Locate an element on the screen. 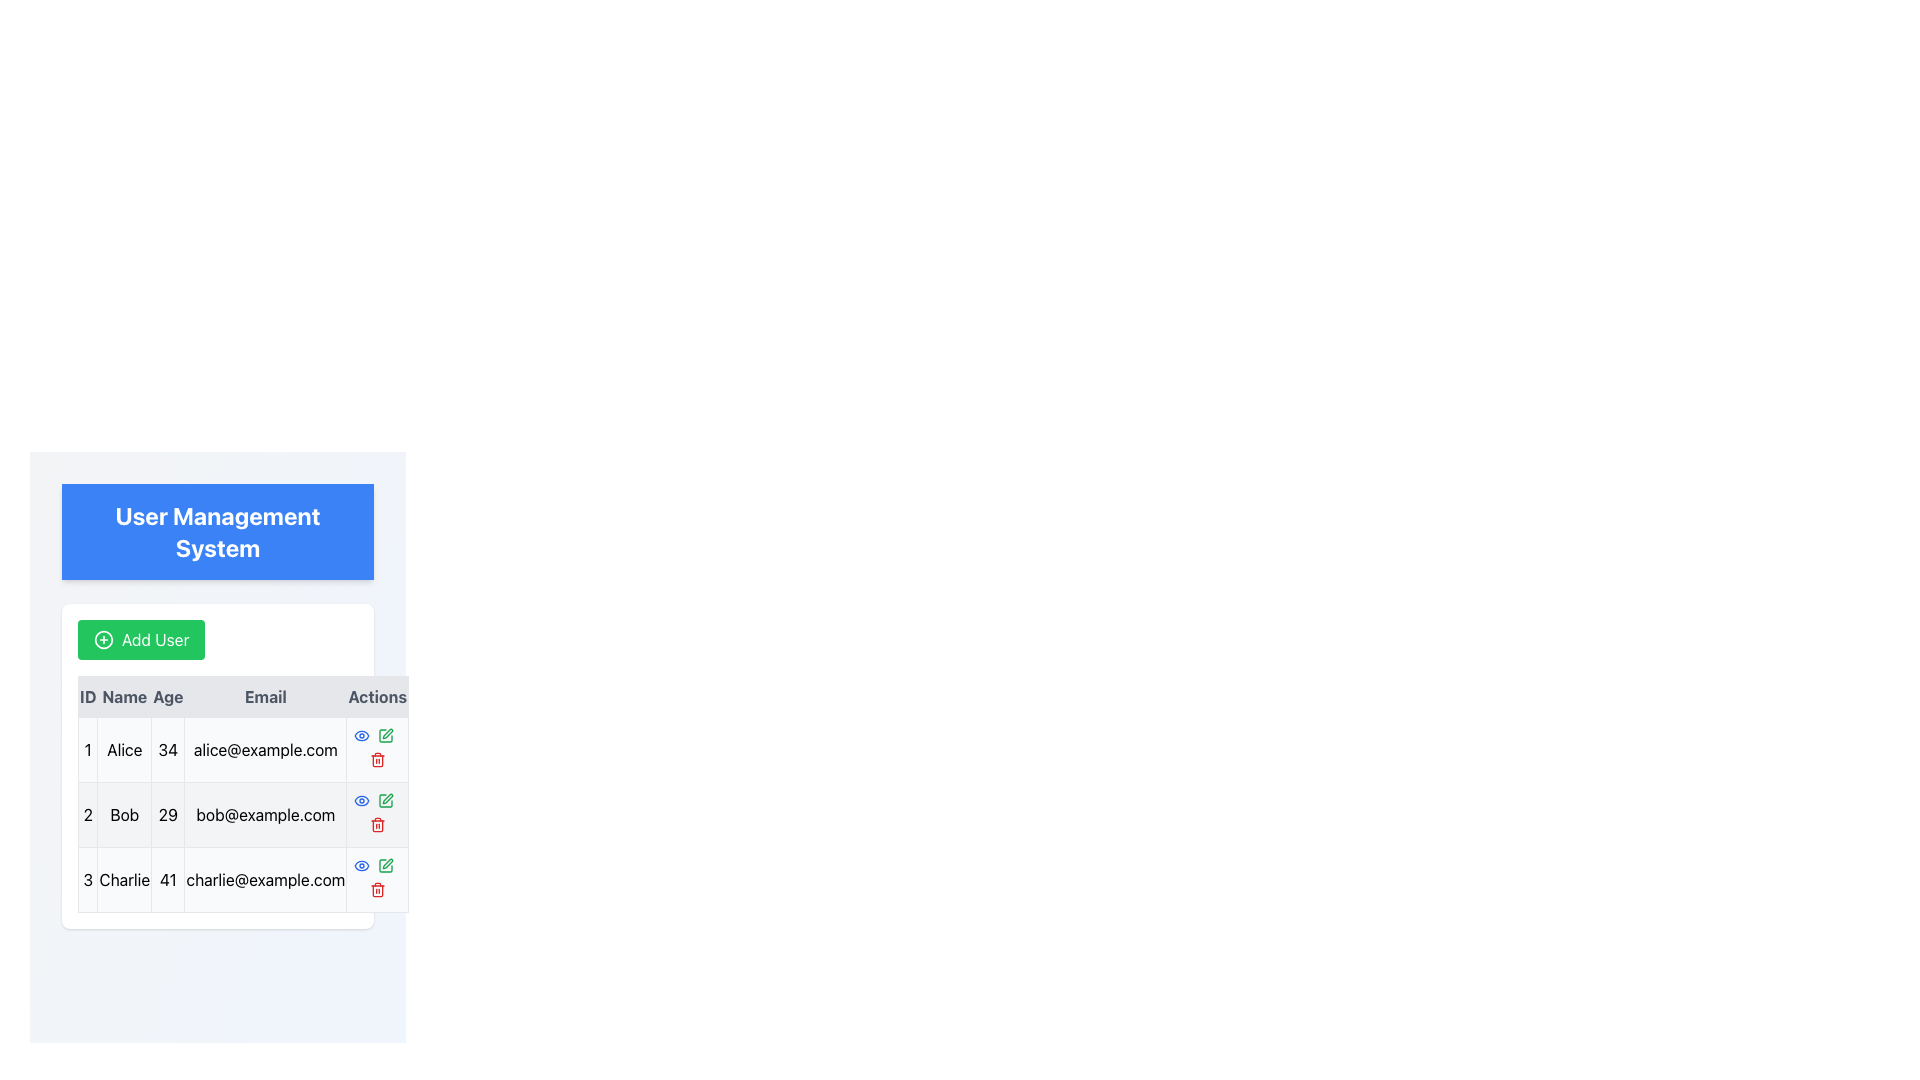 This screenshot has height=1080, width=1920. the icon located to the left of the green 'Add User' button, which indicates the purpose of the button in the 'User Management System' interface is located at coordinates (103, 640).